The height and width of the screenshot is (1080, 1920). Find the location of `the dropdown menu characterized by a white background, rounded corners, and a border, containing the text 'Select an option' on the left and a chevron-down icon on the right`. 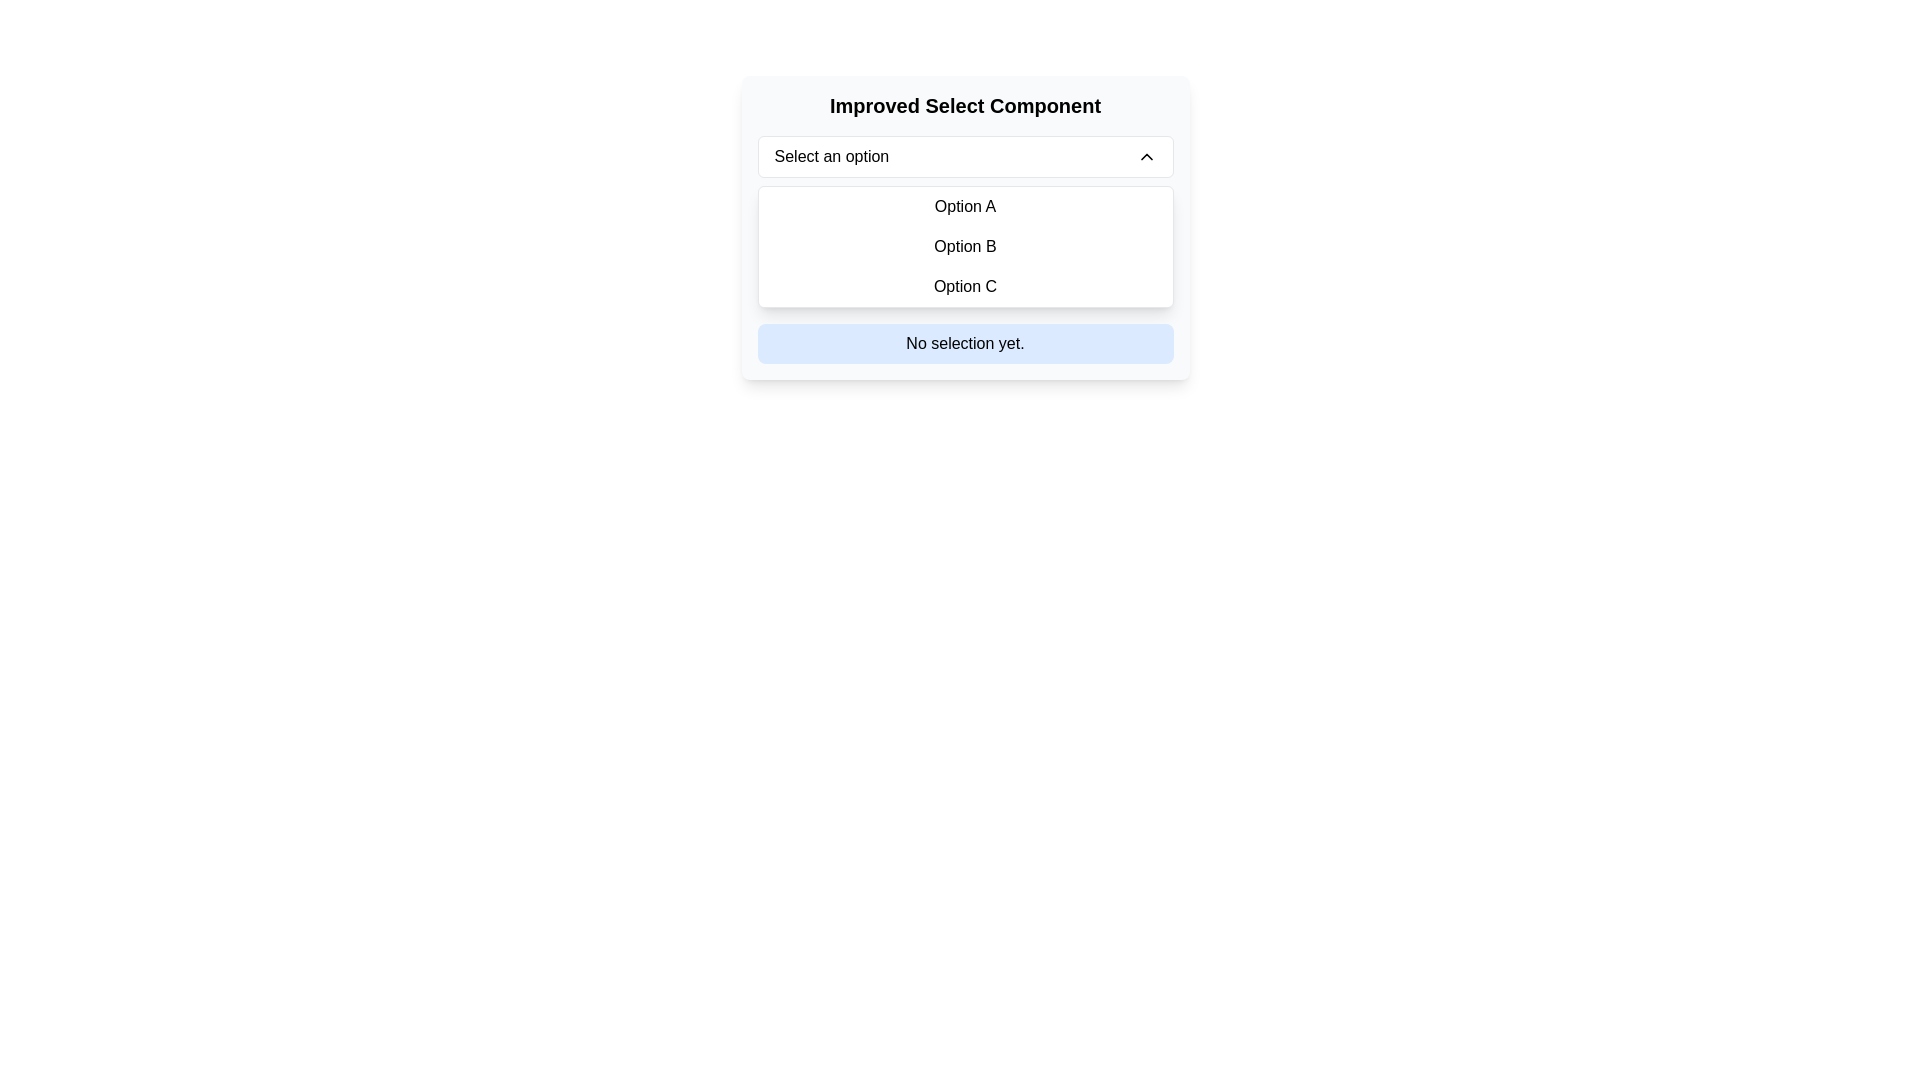

the dropdown menu characterized by a white background, rounded corners, and a border, containing the text 'Select an option' on the left and a chevron-down icon on the right is located at coordinates (965, 156).